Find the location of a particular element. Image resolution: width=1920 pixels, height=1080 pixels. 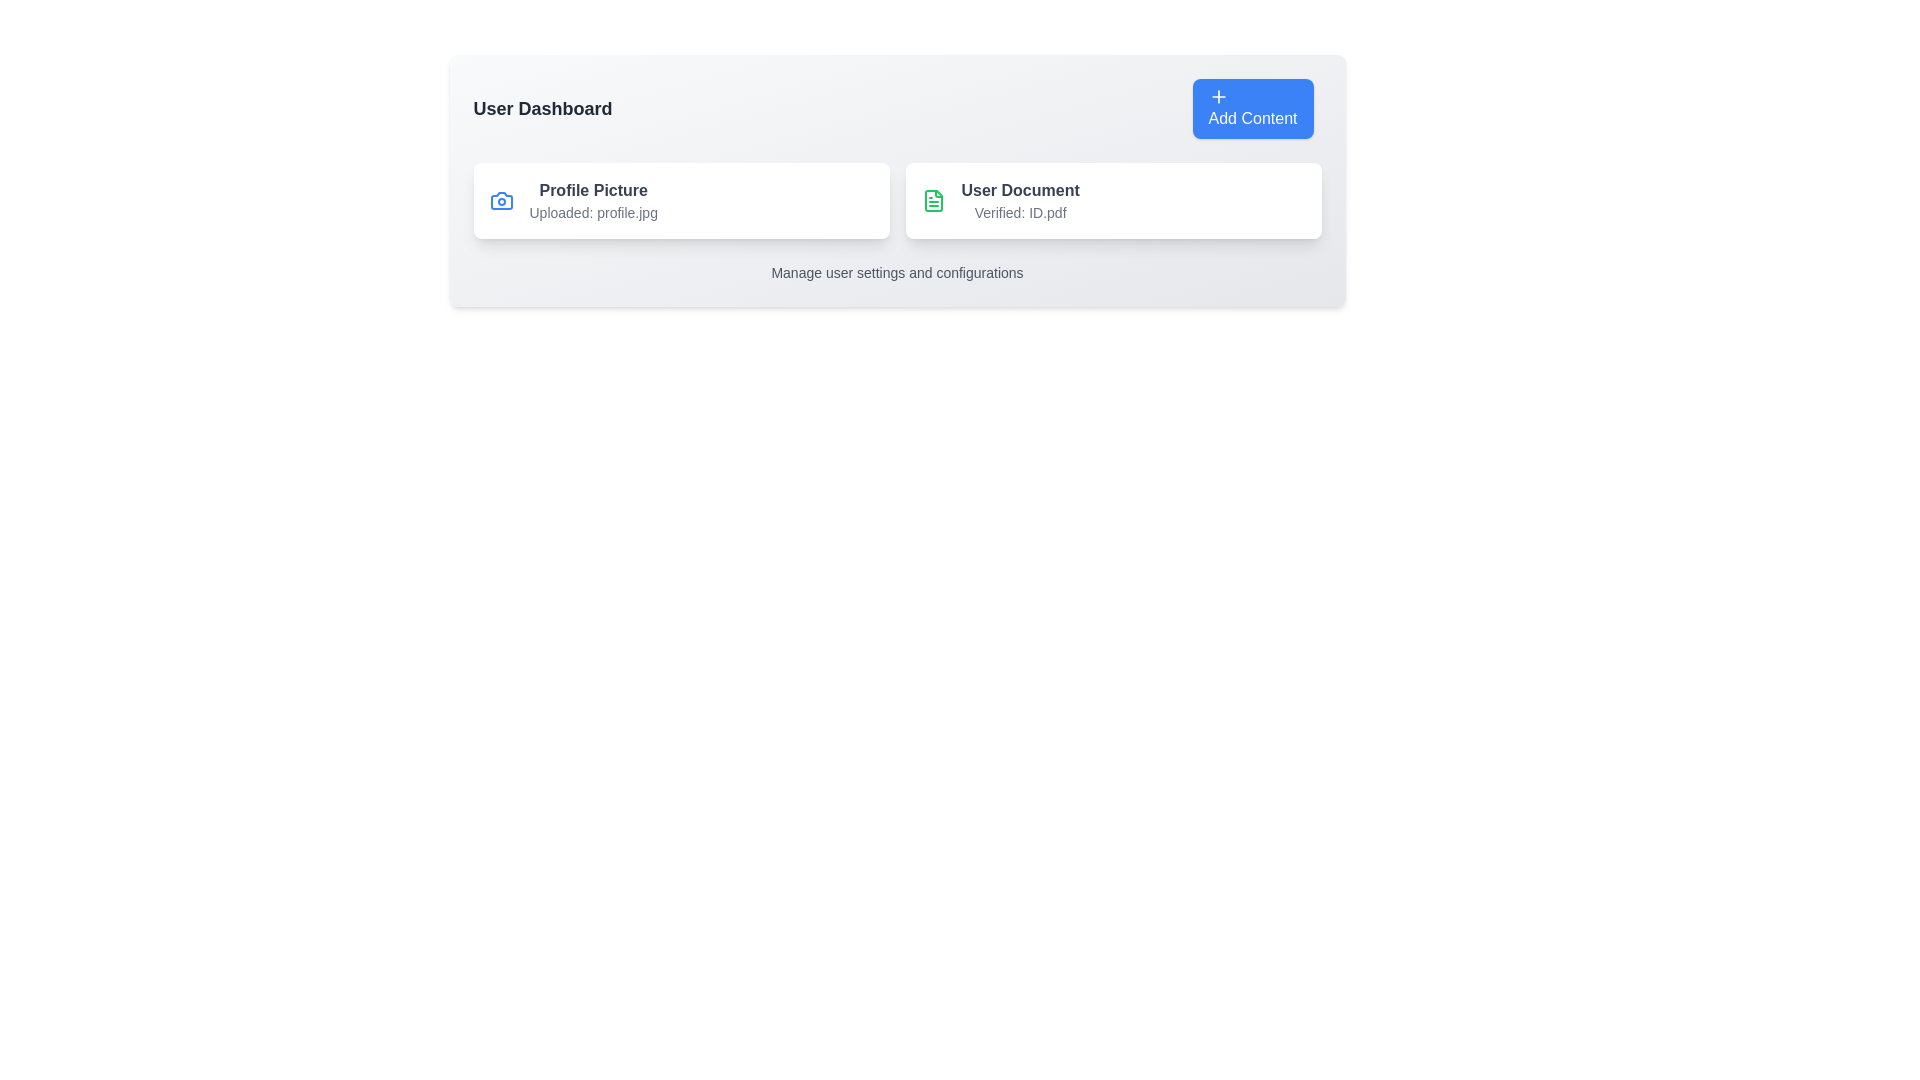

the Static text label that acts as a title for the user document section in the User Dashboard interface, positioned above 'Verified: ID.pdf.' is located at coordinates (1020, 191).